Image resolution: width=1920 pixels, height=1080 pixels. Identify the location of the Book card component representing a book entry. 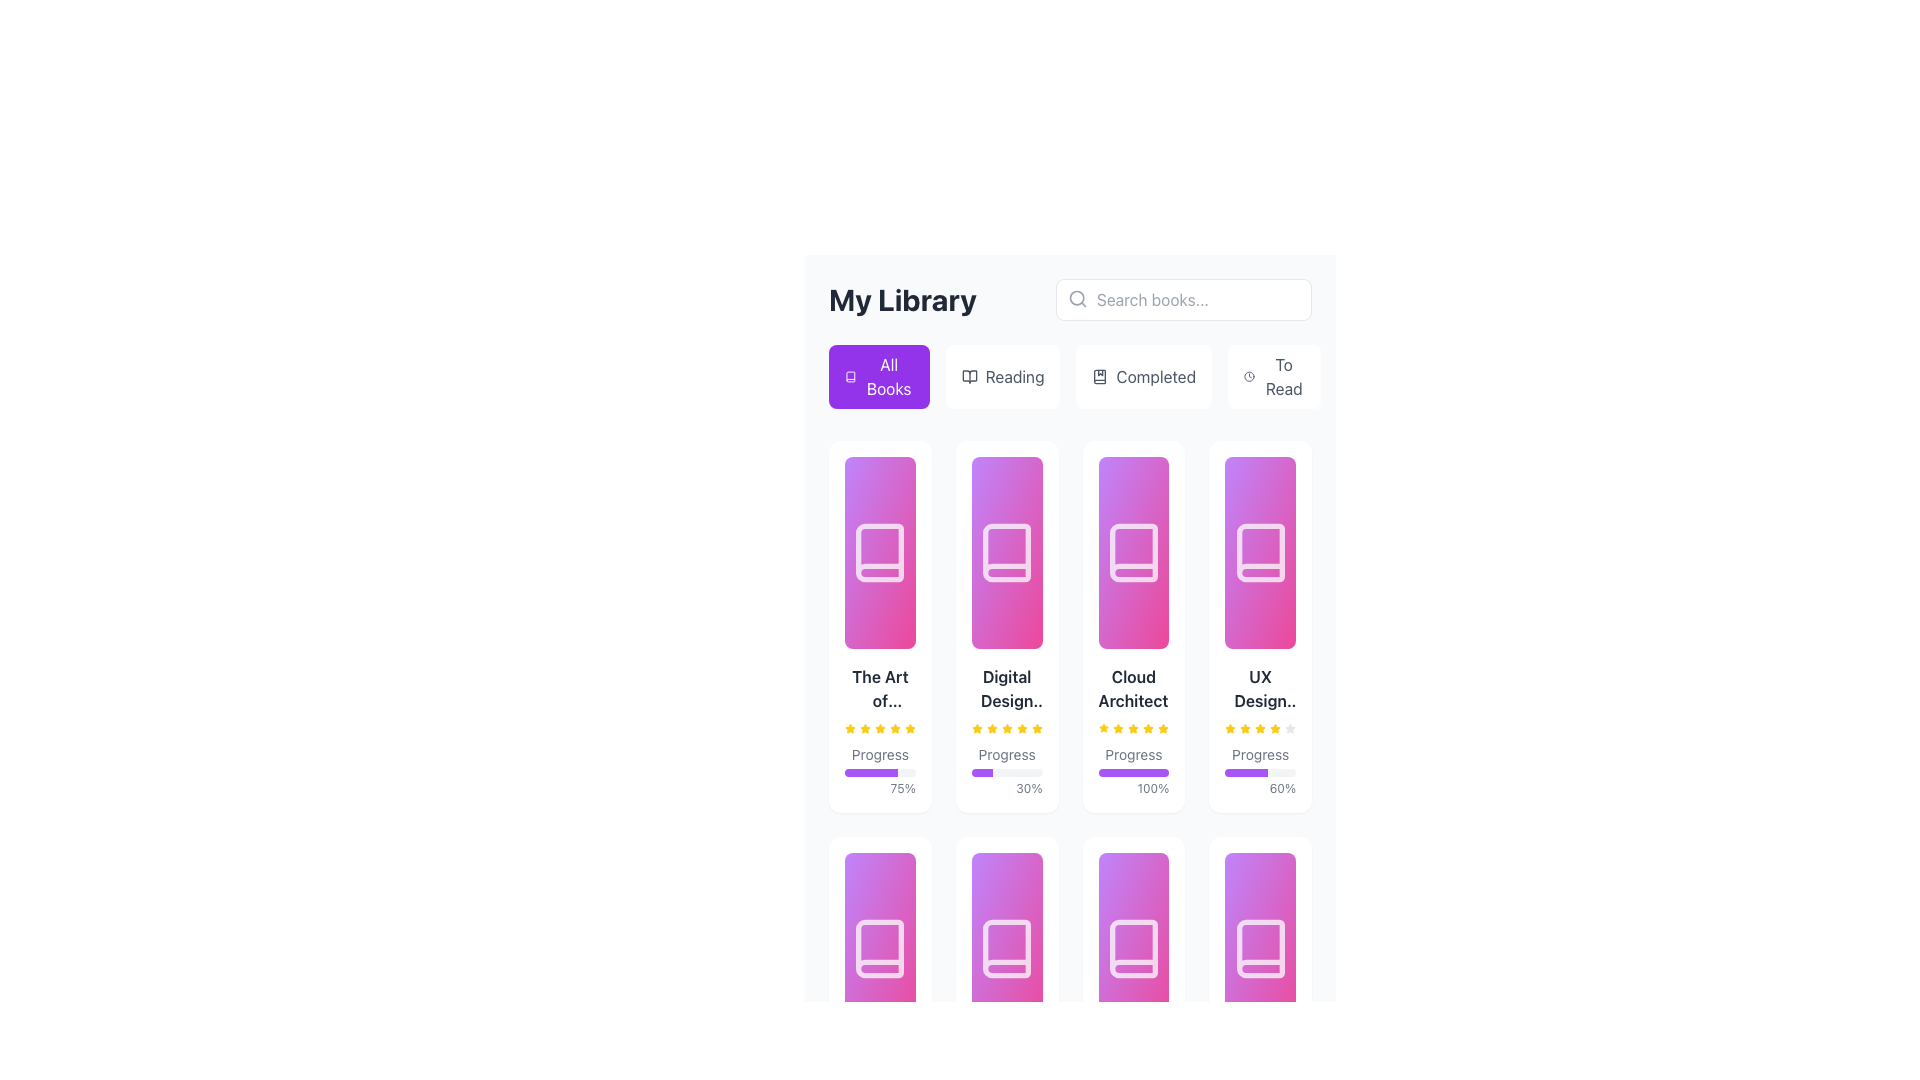
(1007, 731).